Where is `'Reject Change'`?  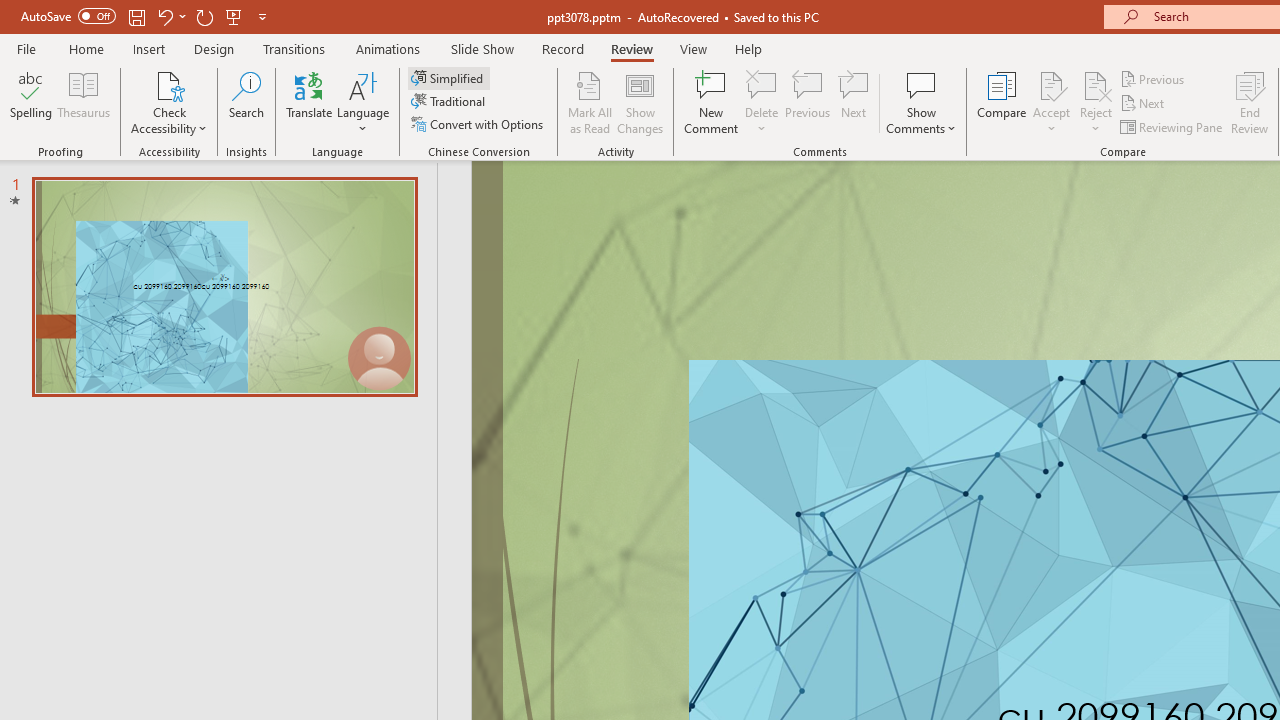
'Reject Change' is located at coordinates (1095, 84).